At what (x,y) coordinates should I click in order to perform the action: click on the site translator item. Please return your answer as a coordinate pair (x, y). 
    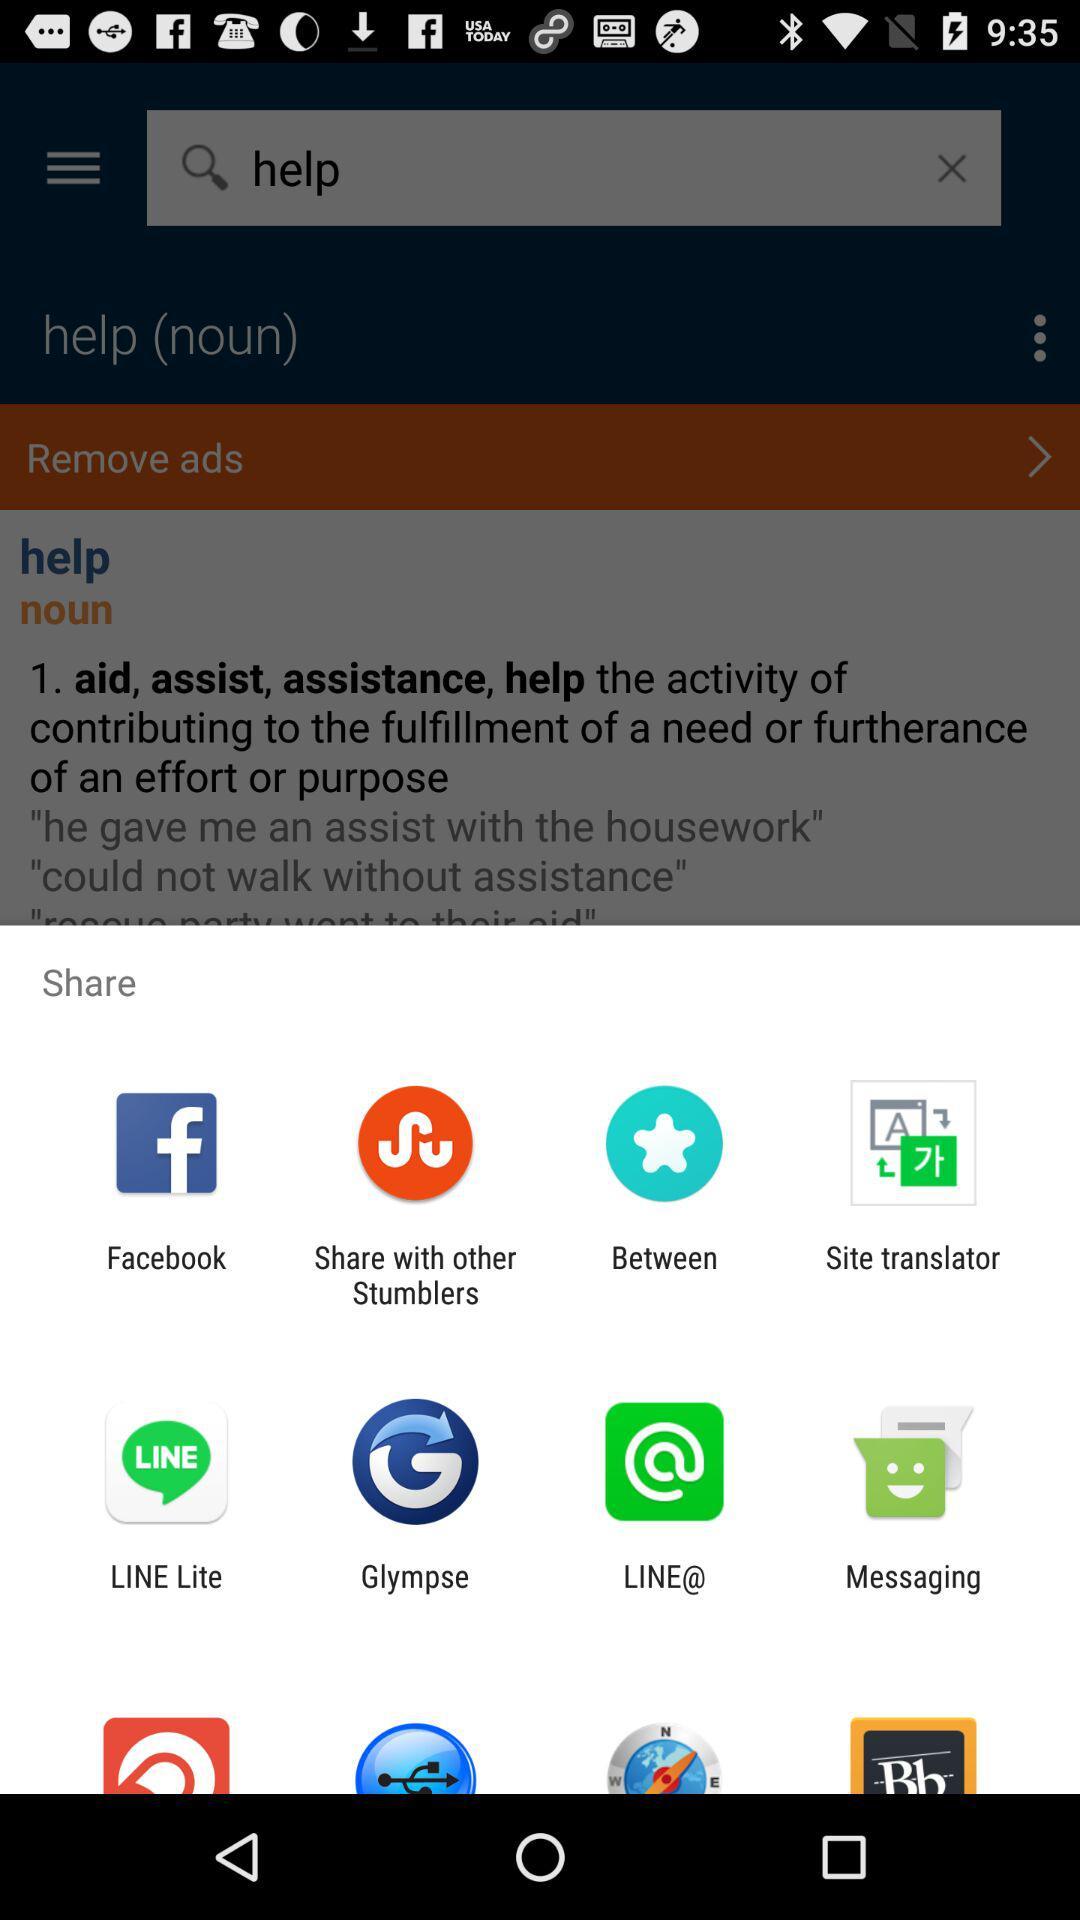
    Looking at the image, I should click on (913, 1274).